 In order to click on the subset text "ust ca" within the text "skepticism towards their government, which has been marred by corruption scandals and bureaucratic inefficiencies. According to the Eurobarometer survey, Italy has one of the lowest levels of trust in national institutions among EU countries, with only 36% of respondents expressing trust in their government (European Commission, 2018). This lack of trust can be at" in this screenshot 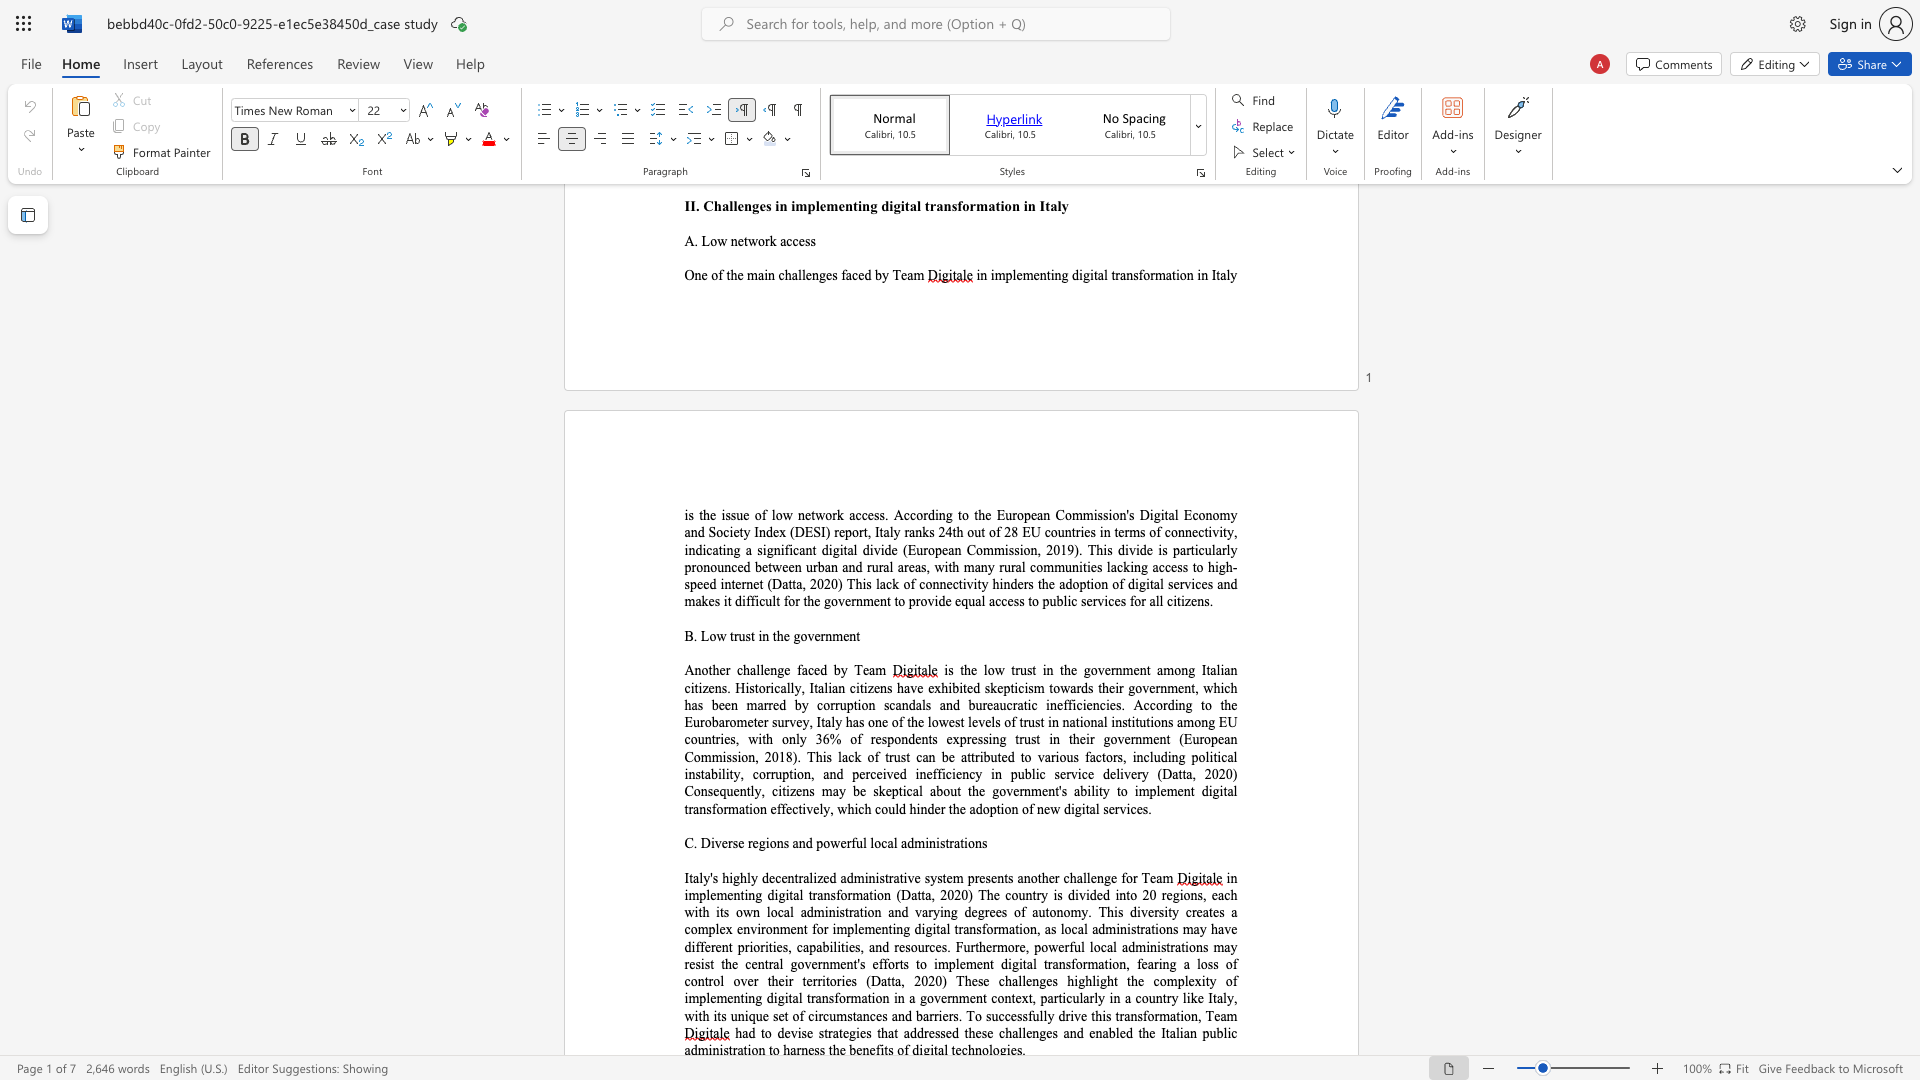, I will do `click(892, 757)`.